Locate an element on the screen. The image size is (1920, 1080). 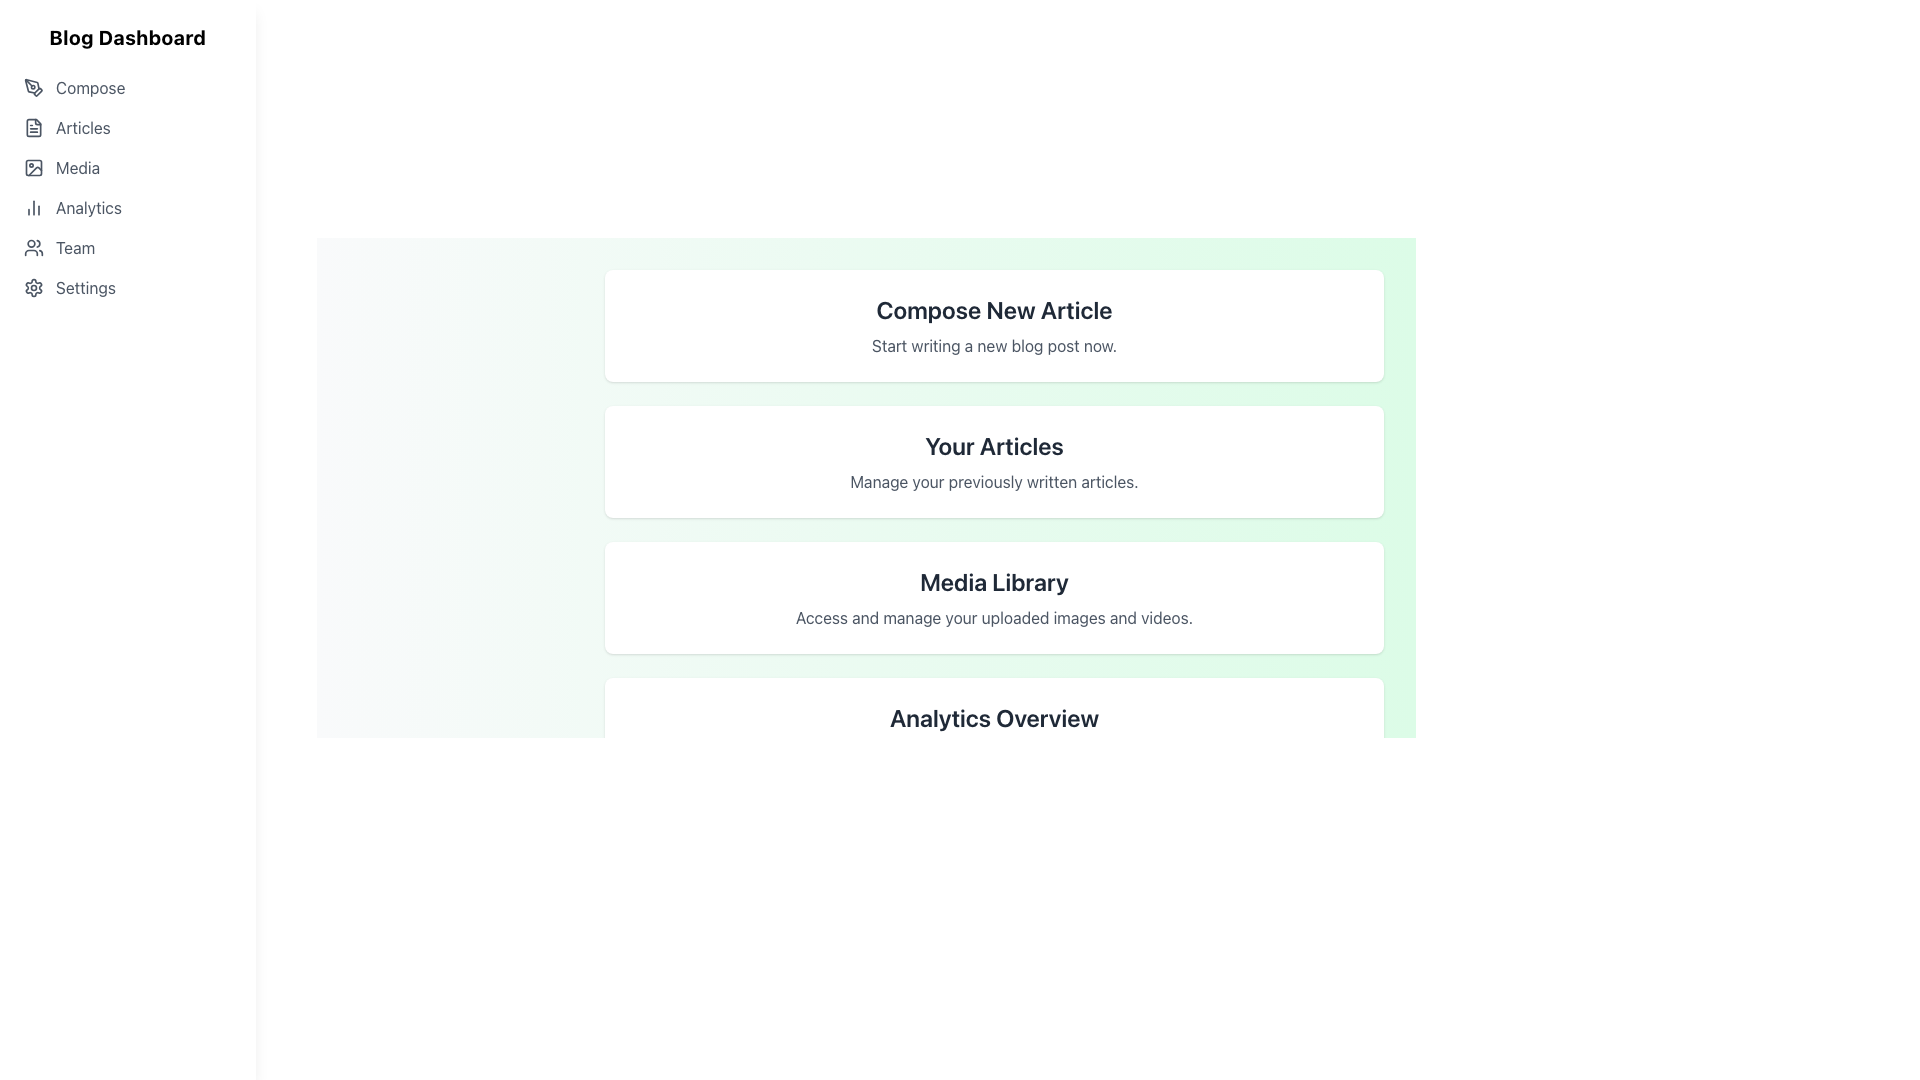
the Text Label that describes the purpose of the 'Your Articles' section, which is located immediately below the heading 'Your Articles' is located at coordinates (994, 482).